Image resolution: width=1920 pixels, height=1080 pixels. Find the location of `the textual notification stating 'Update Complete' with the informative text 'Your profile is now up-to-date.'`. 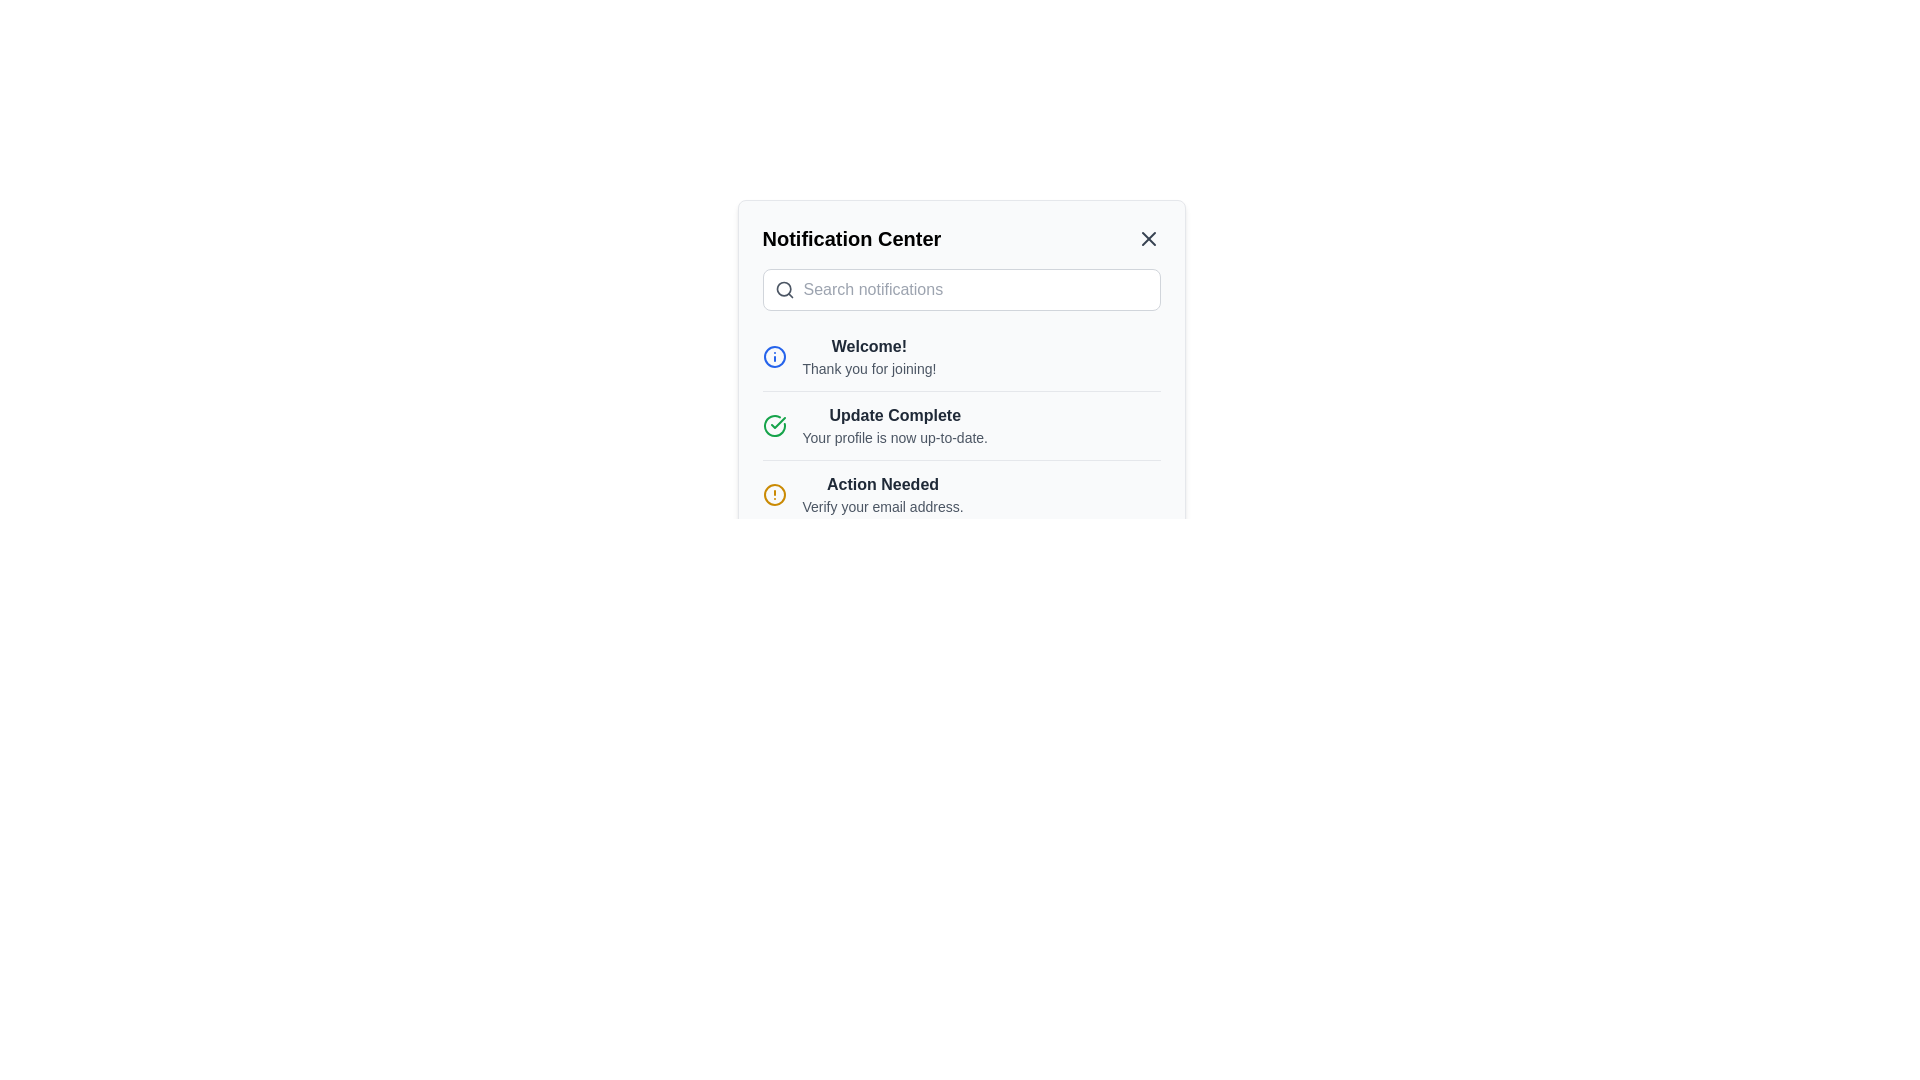

the textual notification stating 'Update Complete' with the informative text 'Your profile is now up-to-date.' is located at coordinates (894, 424).